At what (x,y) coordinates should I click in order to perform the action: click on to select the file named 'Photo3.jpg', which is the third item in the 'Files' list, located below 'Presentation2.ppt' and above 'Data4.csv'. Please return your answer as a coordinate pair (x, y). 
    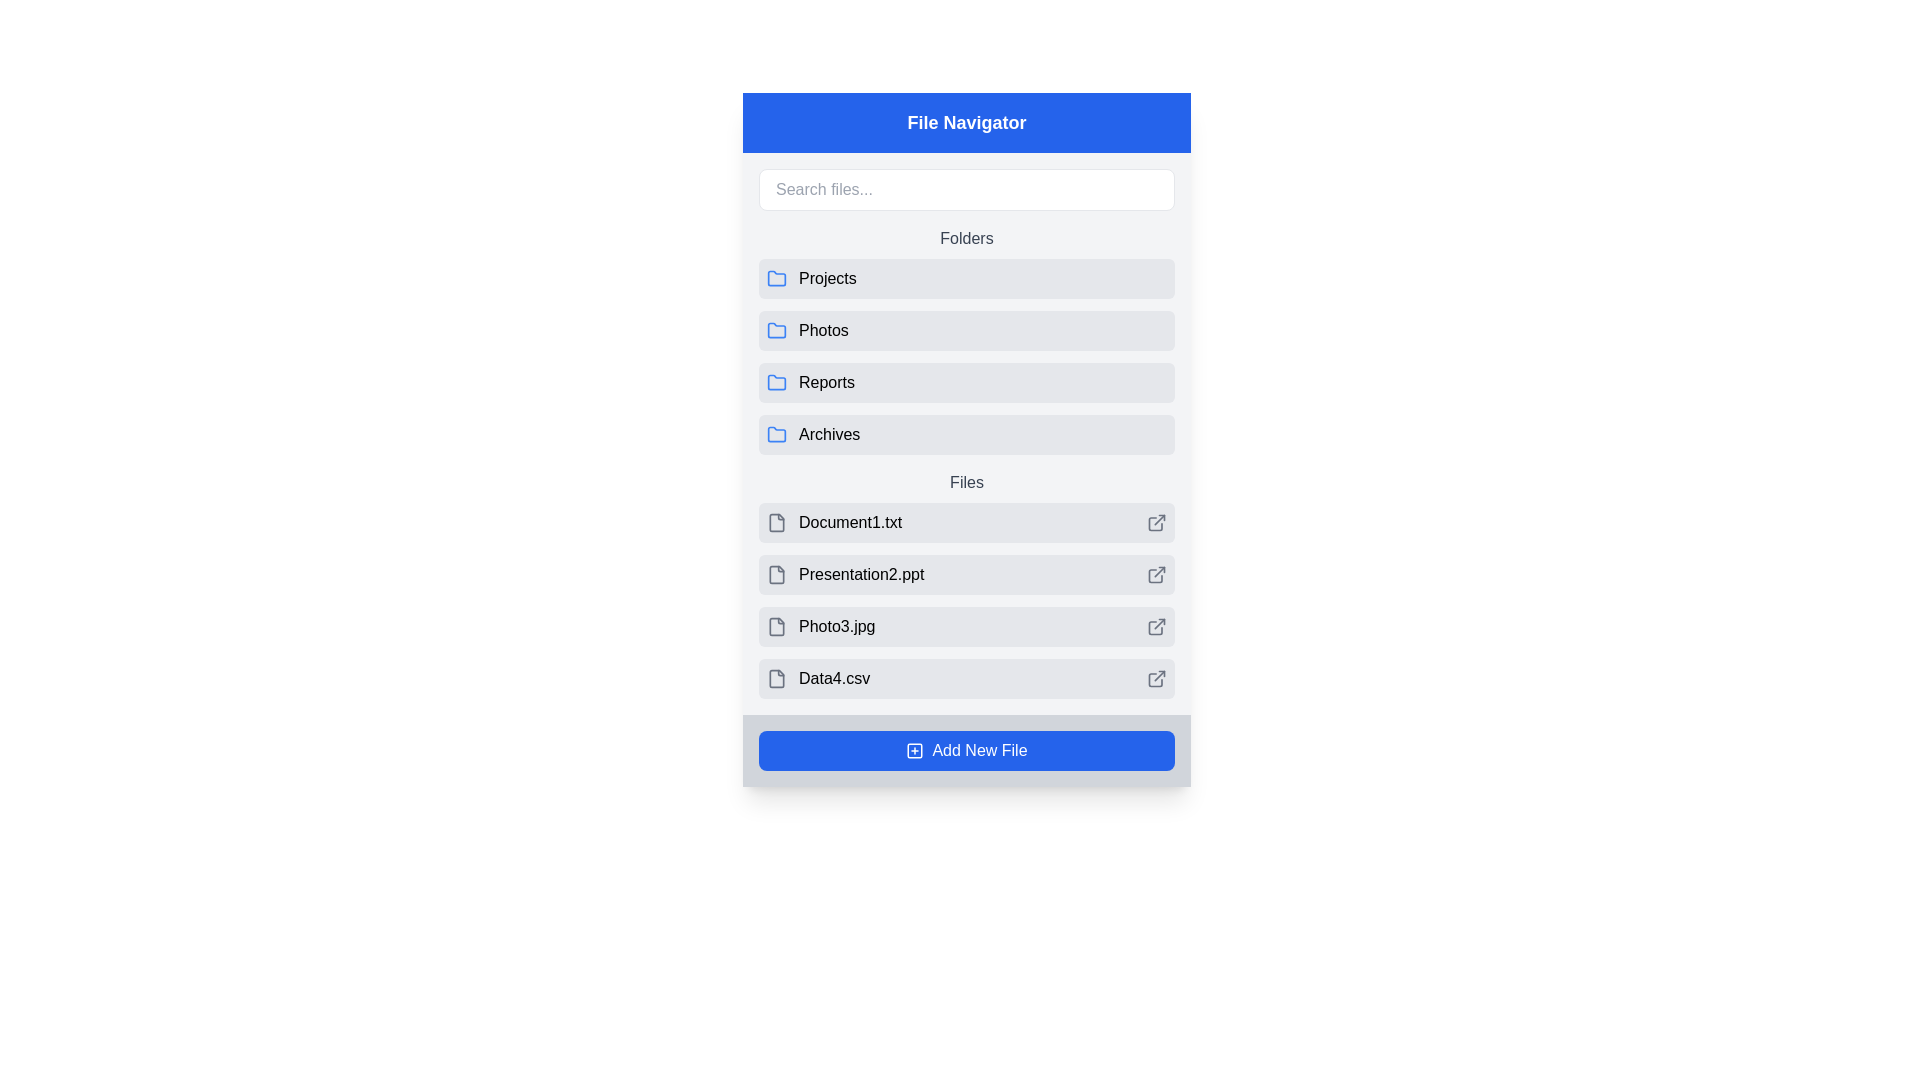
    Looking at the image, I should click on (966, 626).